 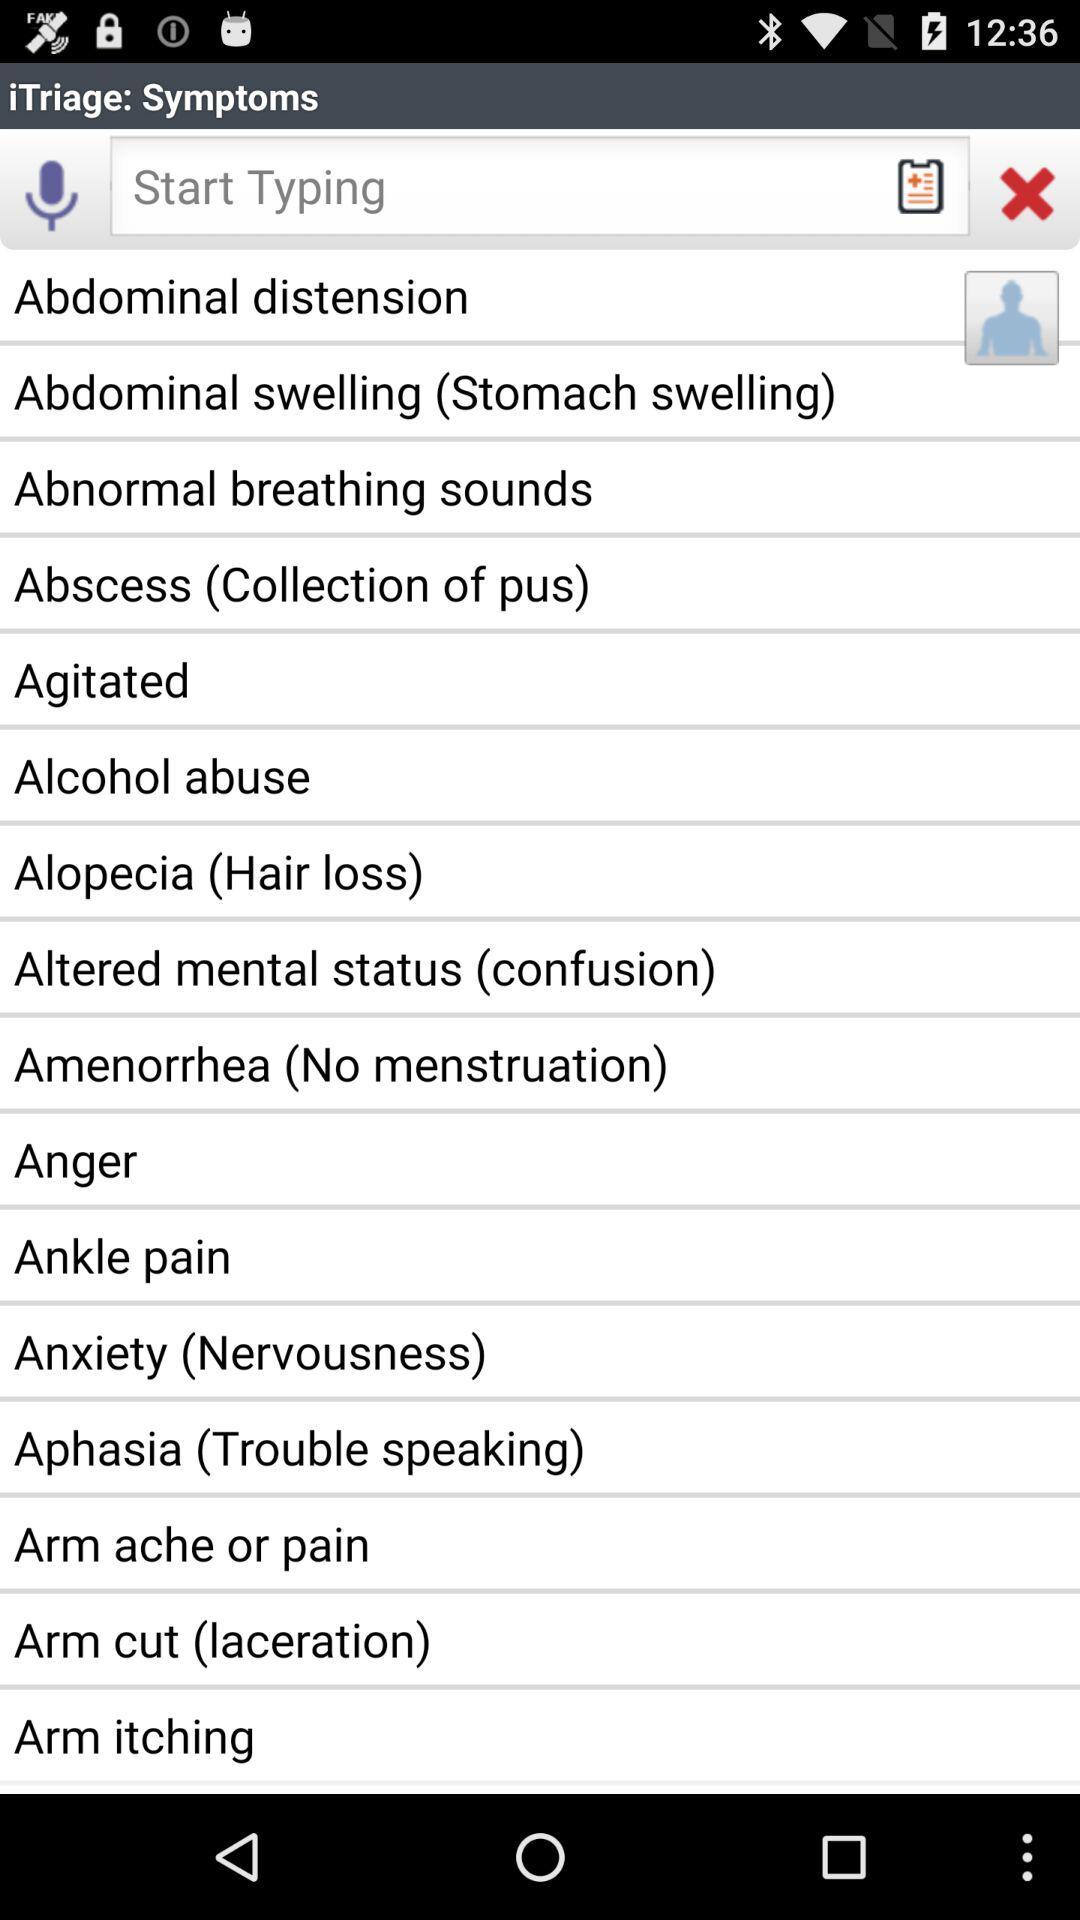 I want to click on the icon below the arm cut (laceration) icon, so click(x=540, y=1734).